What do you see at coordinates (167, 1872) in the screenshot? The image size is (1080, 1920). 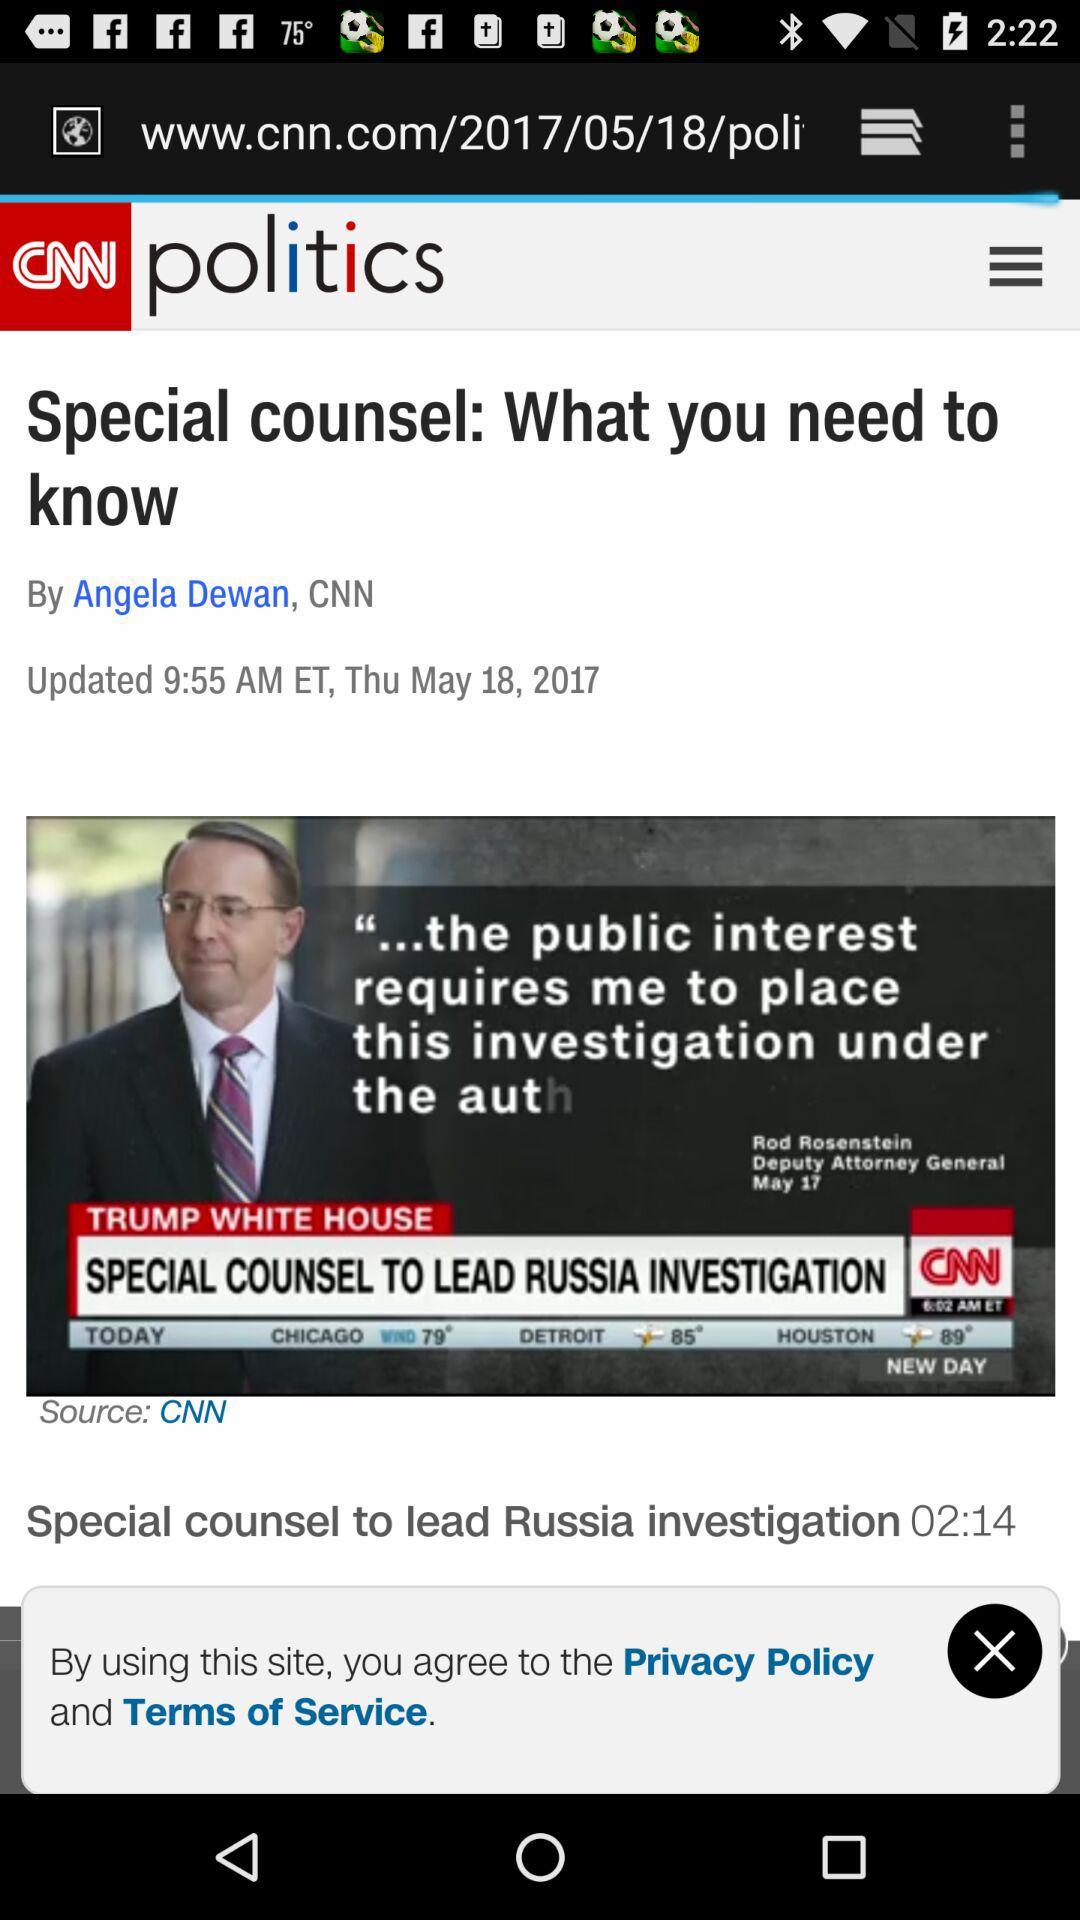 I see `the bottom left corner of the image` at bounding box center [167, 1872].